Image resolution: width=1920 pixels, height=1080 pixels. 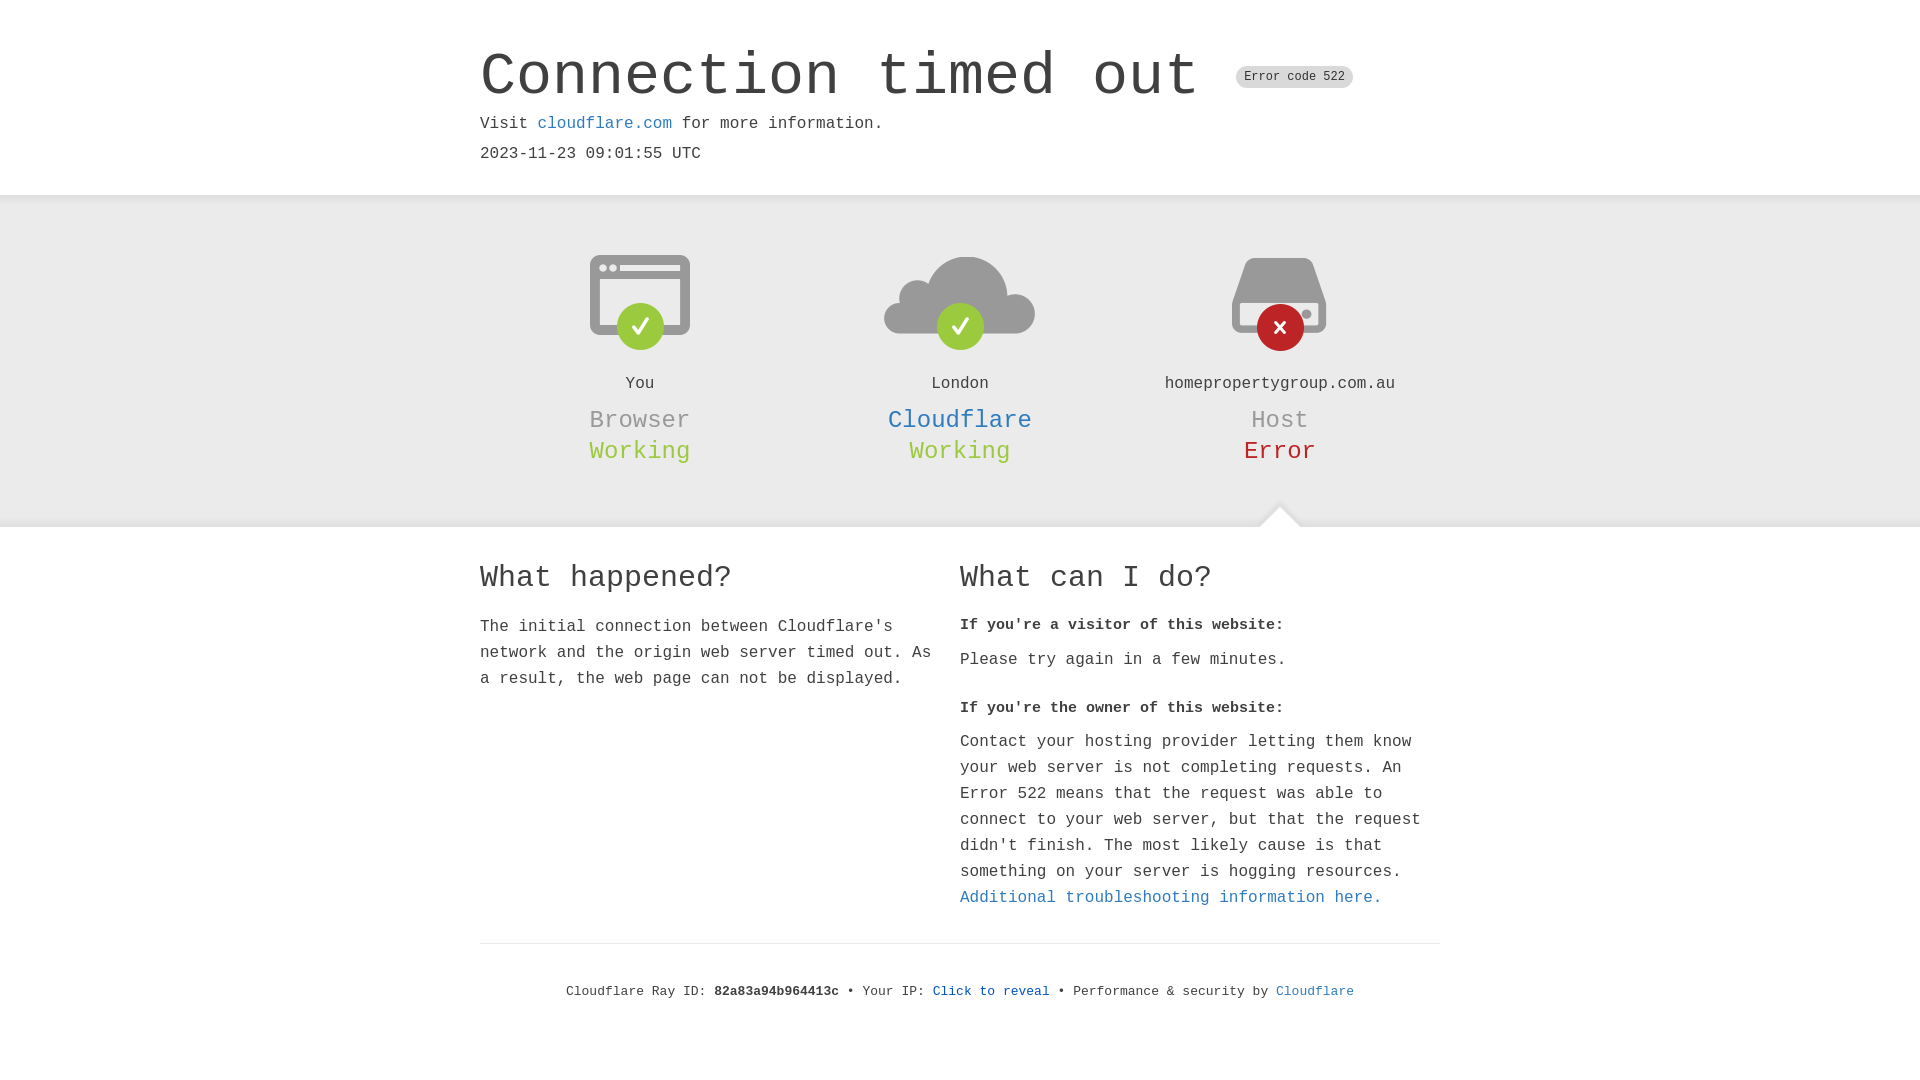 I want to click on 'Additional troubleshooting information here.', so click(x=1171, y=897).